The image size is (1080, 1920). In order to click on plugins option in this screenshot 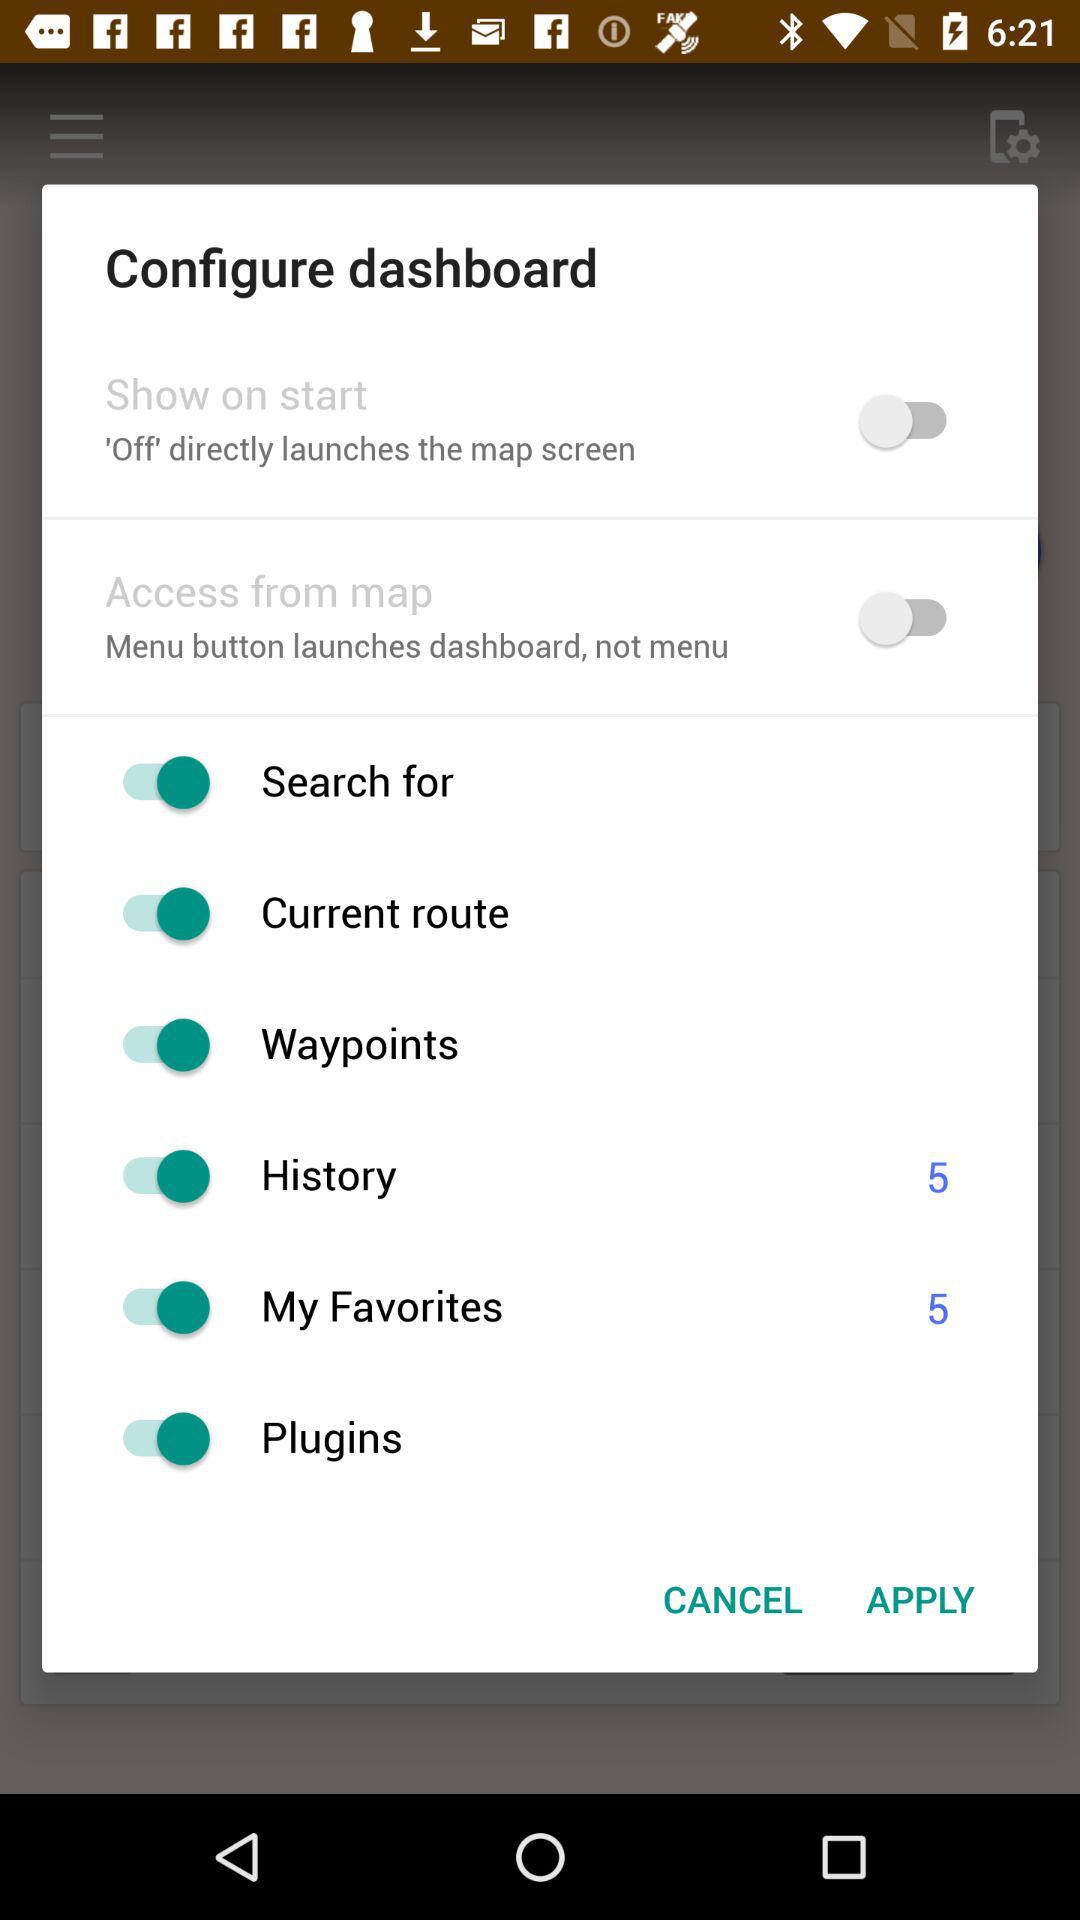, I will do `click(155, 1437)`.